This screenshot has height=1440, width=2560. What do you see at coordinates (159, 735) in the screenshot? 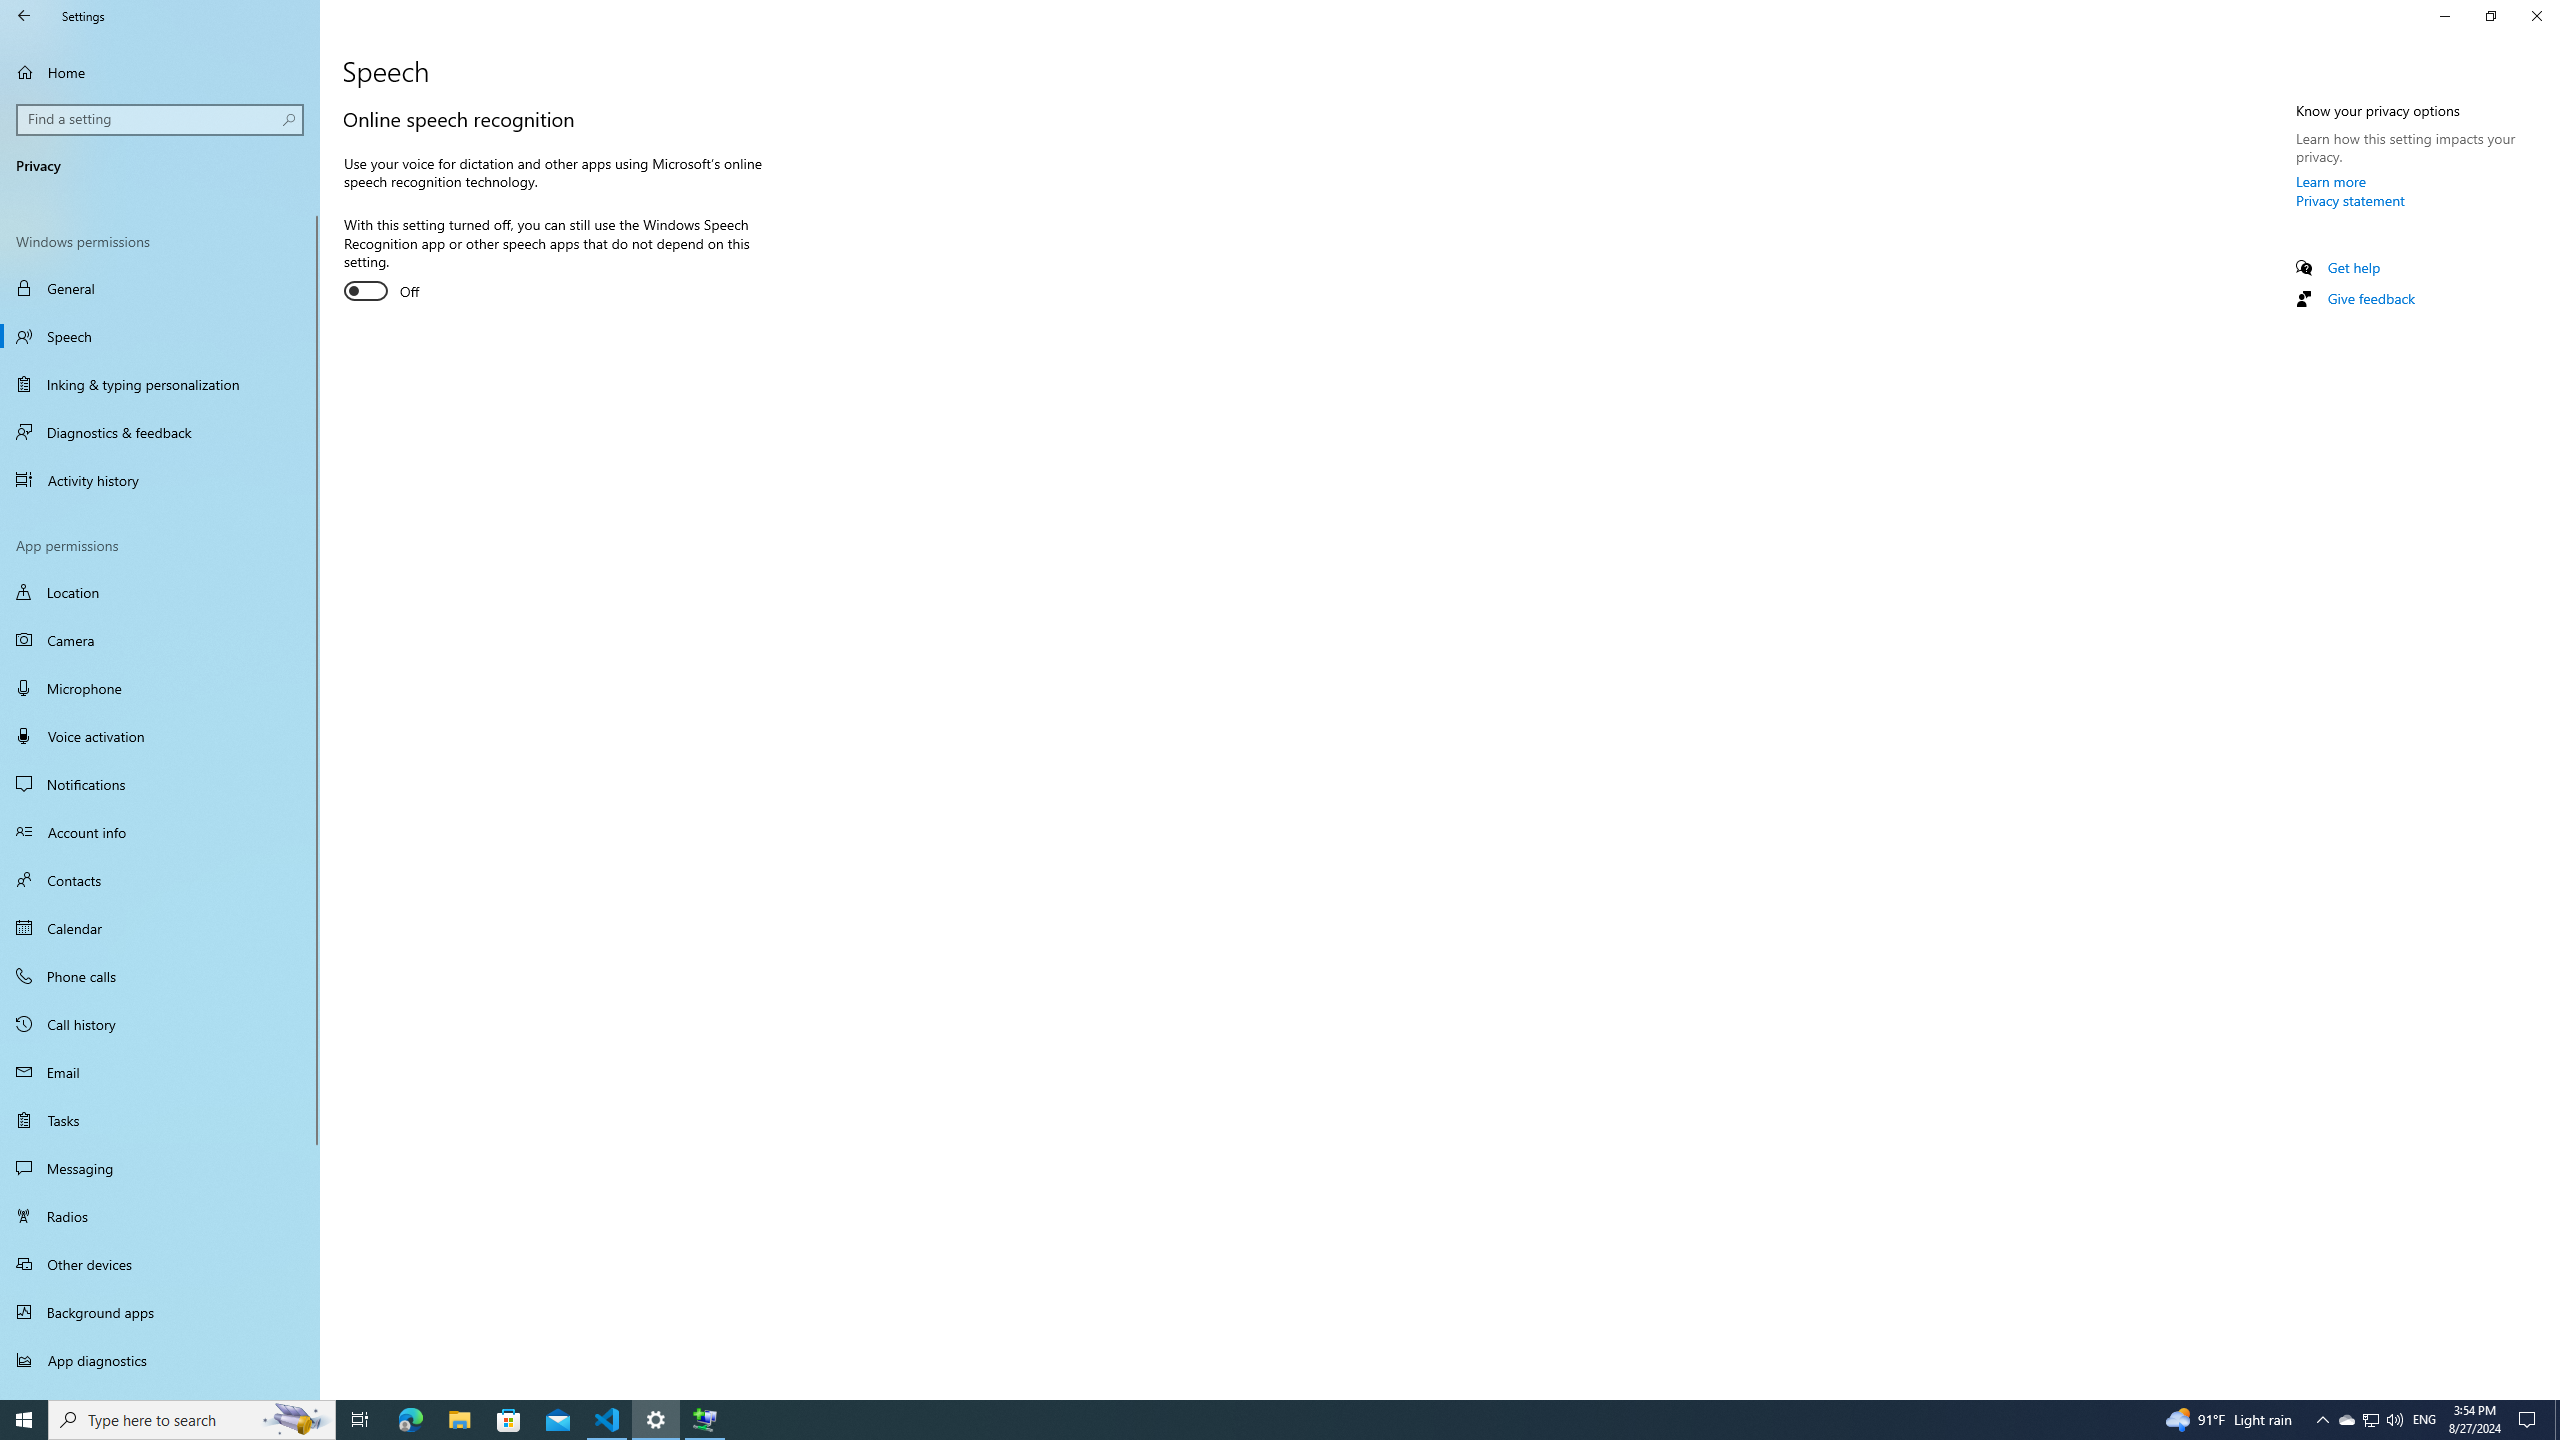
I see `'Voice activation'` at bounding box center [159, 735].